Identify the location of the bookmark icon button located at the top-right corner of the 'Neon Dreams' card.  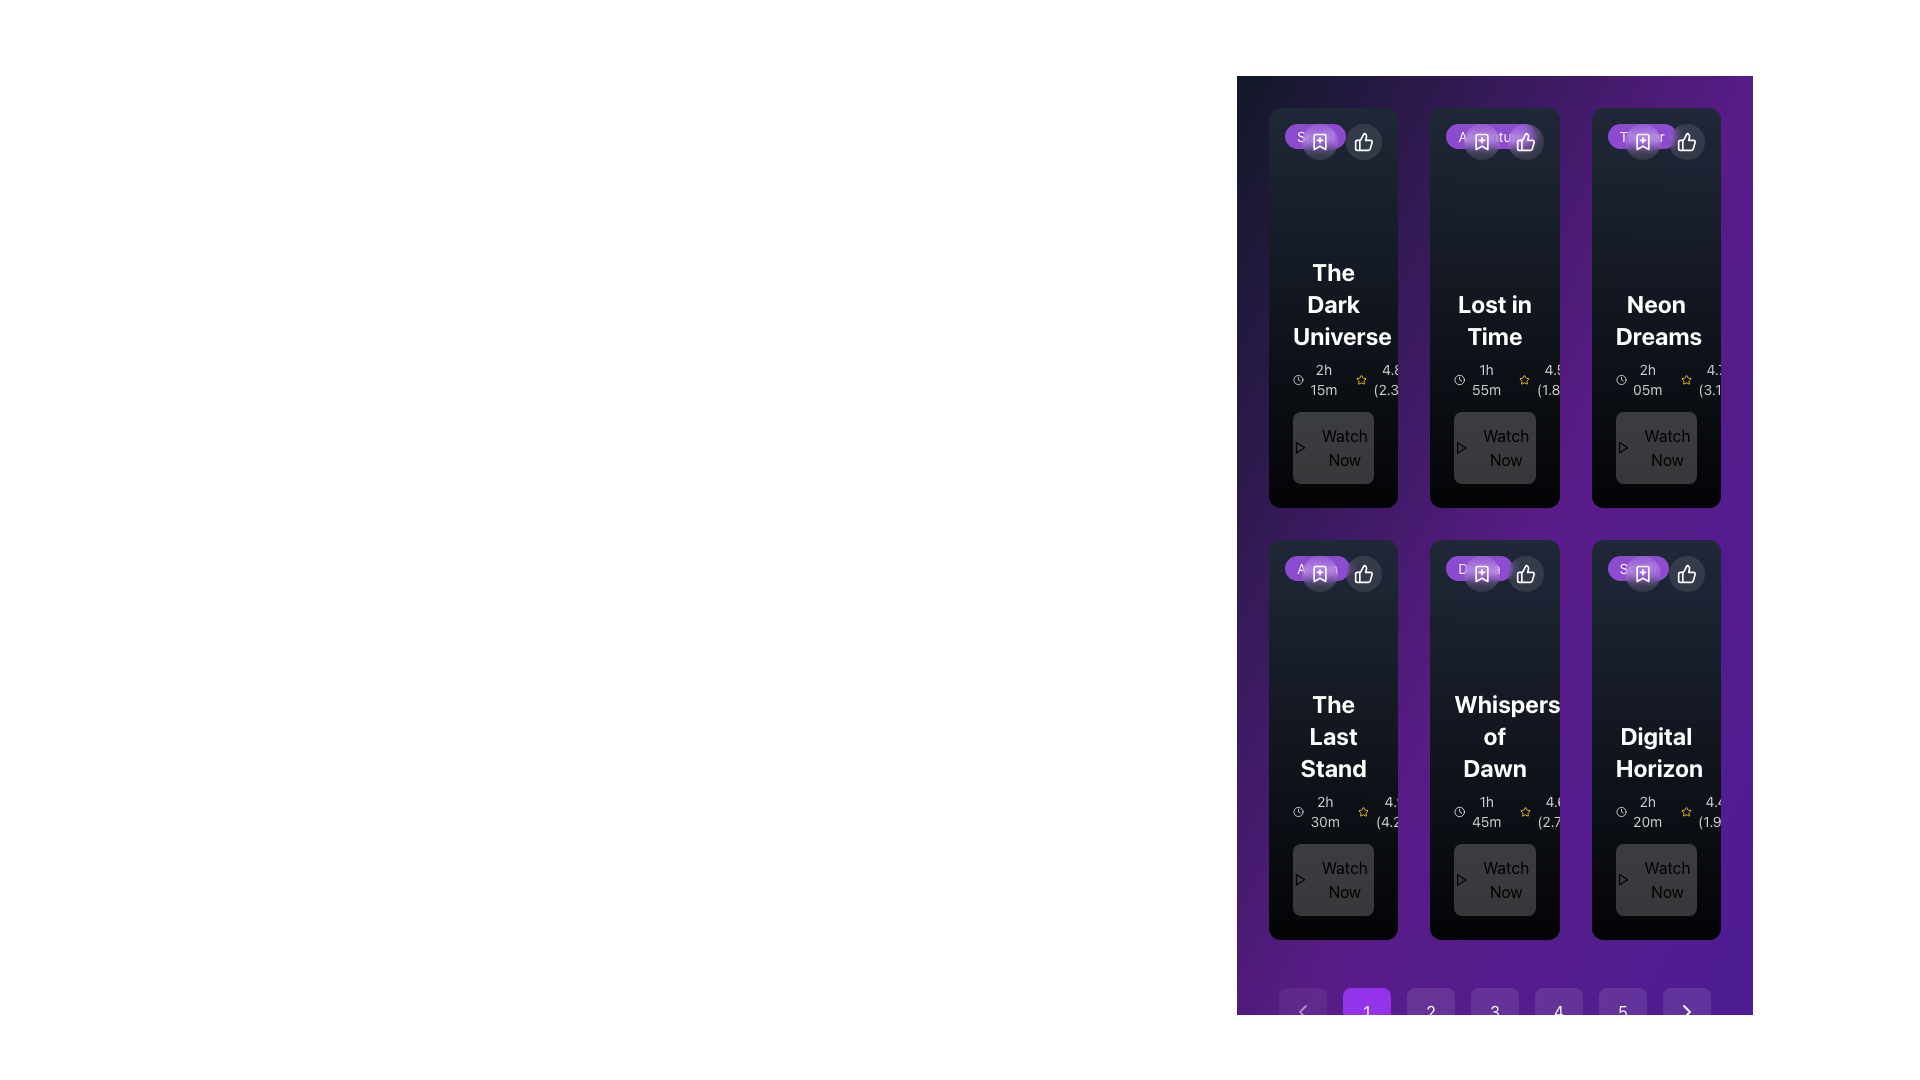
(1642, 141).